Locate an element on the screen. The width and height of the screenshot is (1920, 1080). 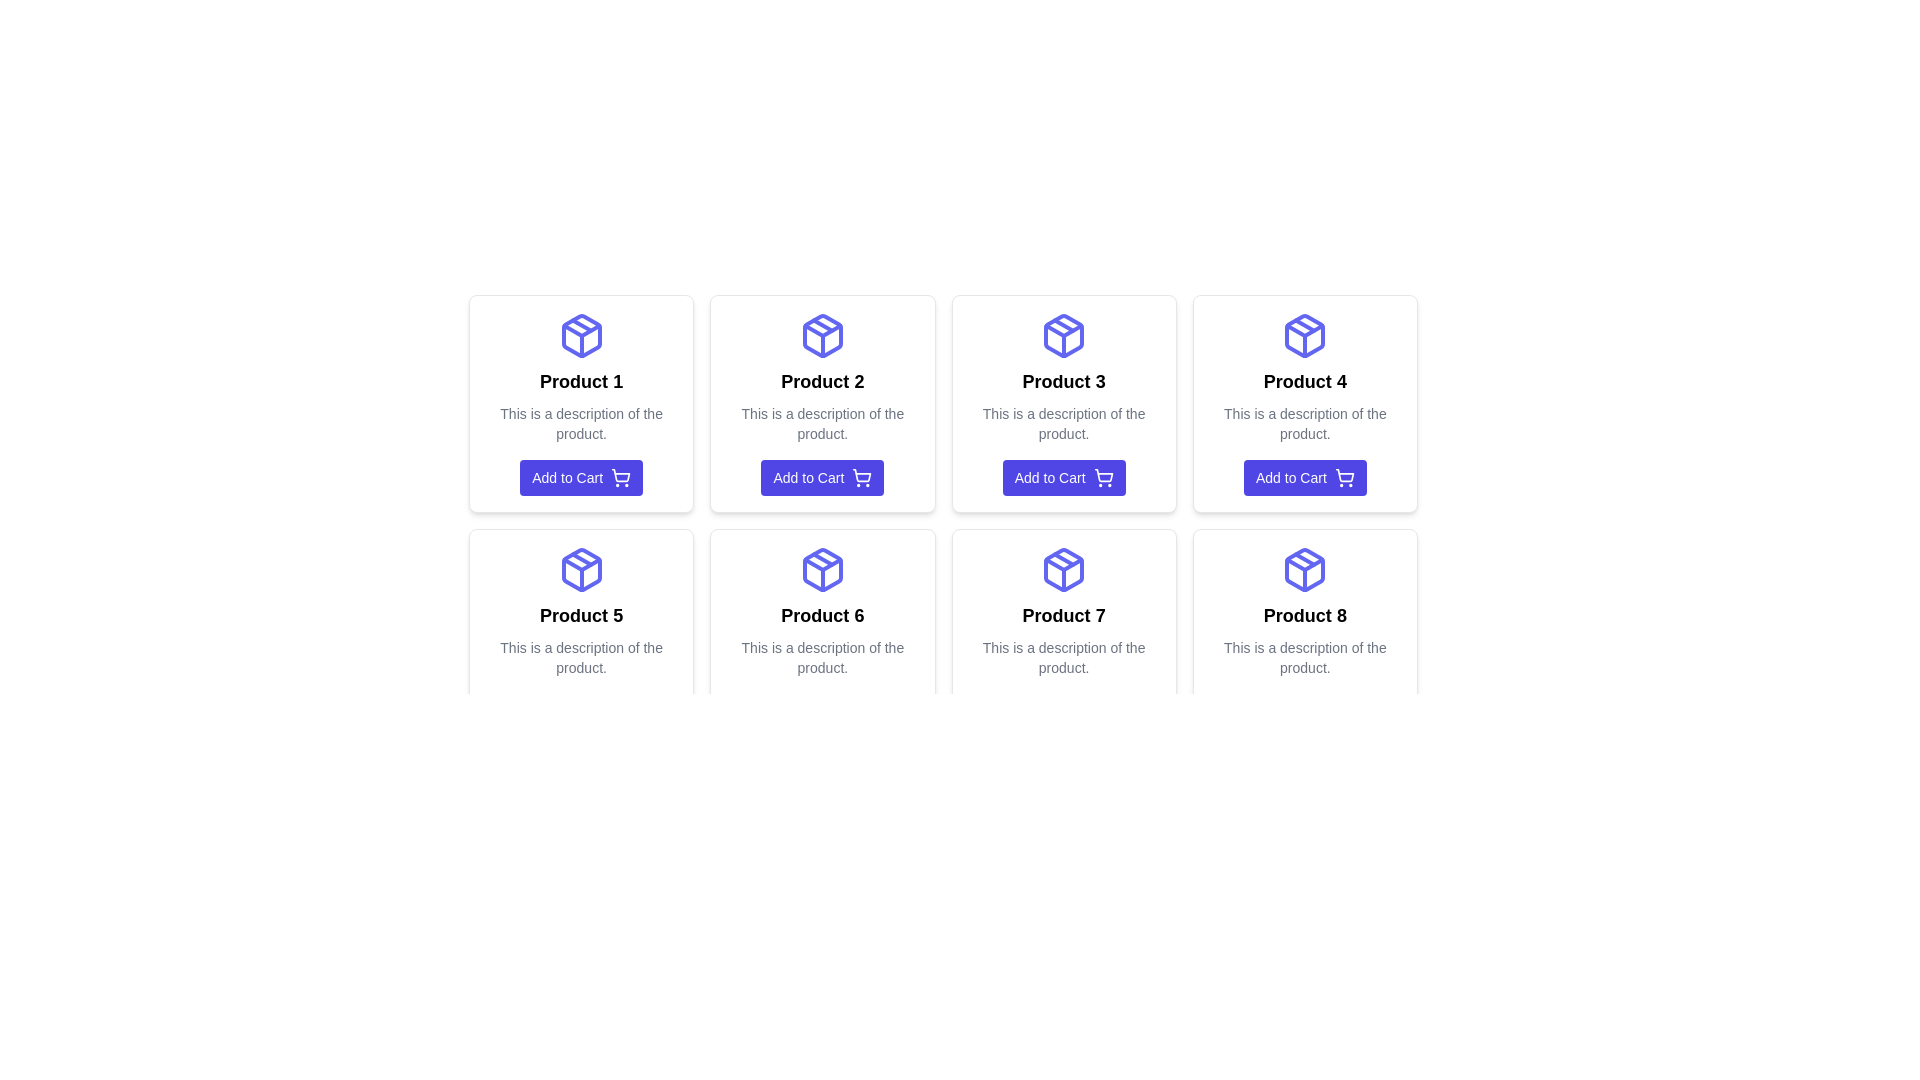
the triangular decorative element within the SVG icon for Product 3, positioned above the product's title text is located at coordinates (1063, 330).